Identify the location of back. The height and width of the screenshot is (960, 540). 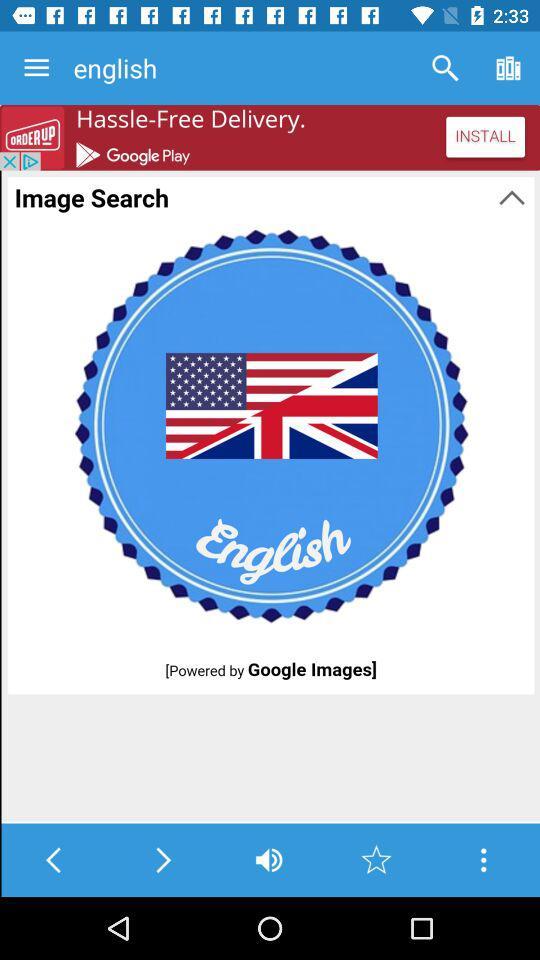
(54, 859).